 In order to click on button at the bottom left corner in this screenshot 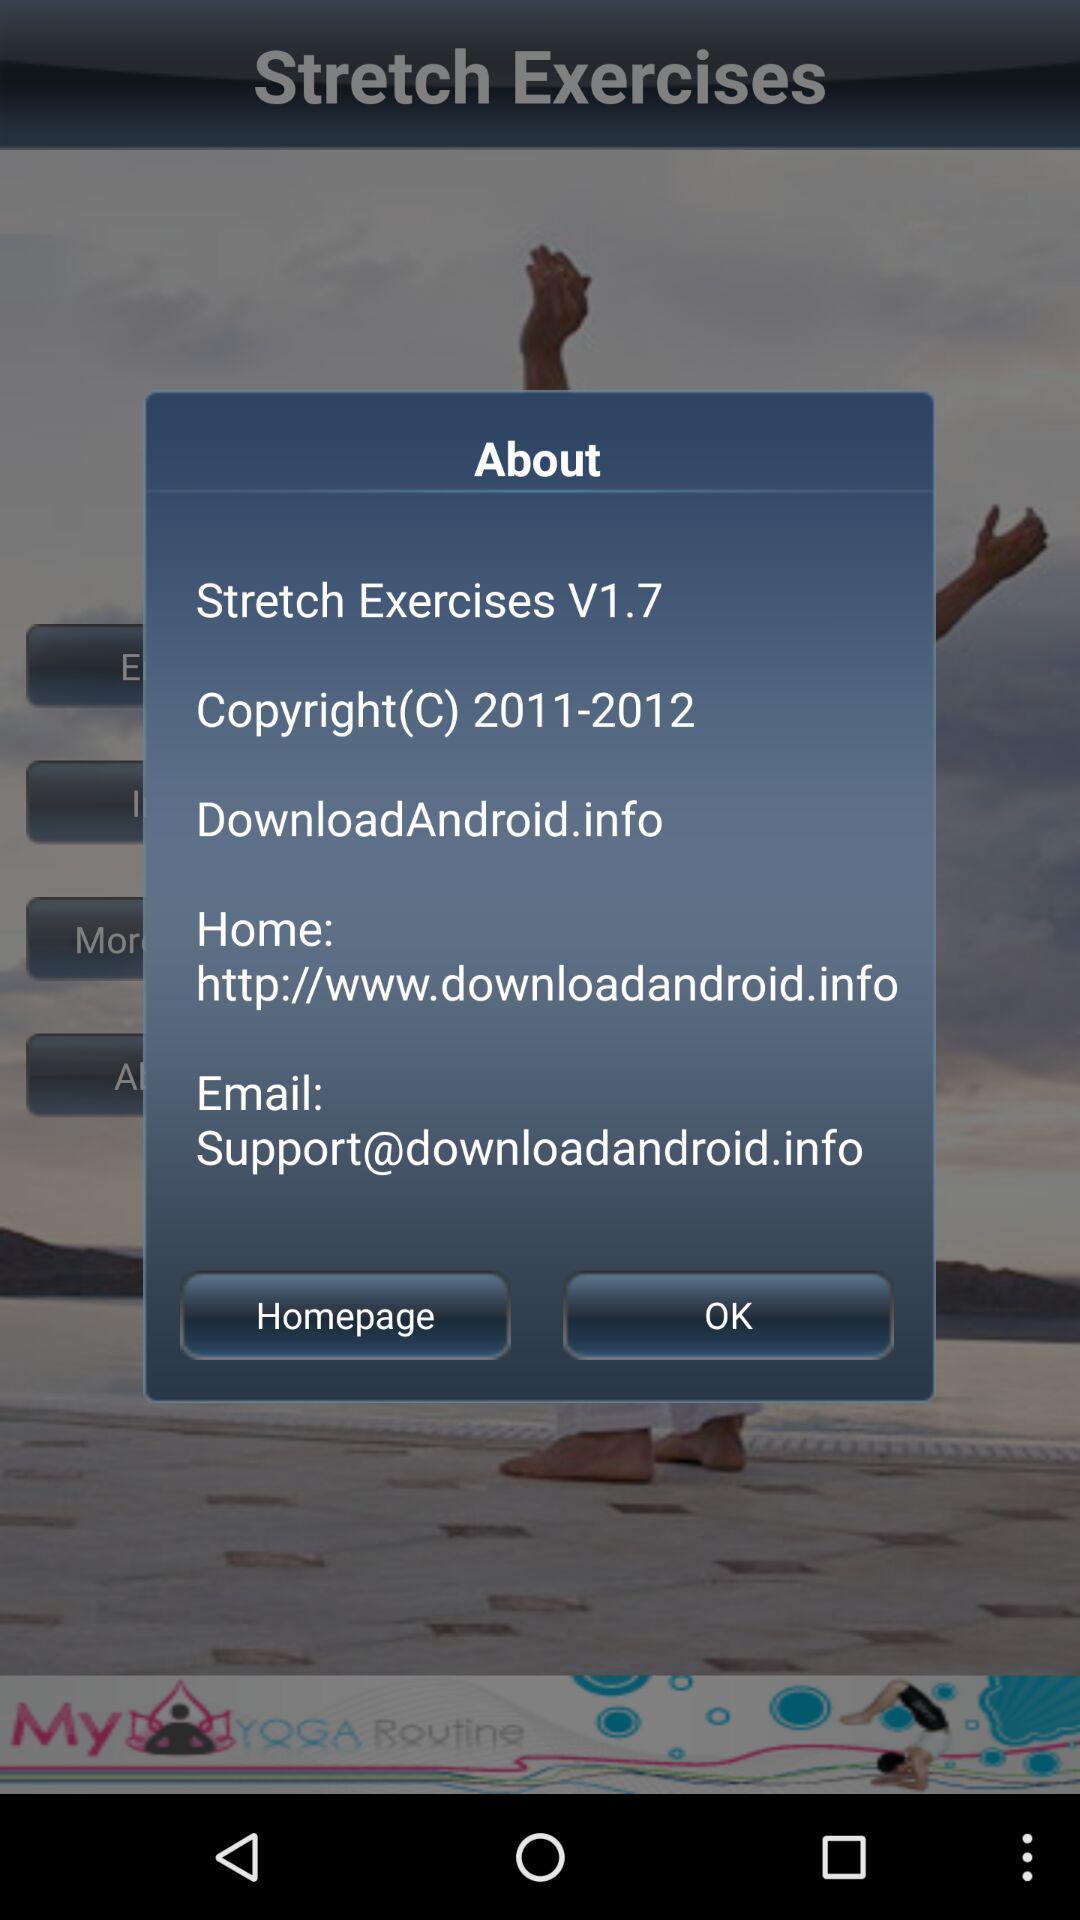, I will do `click(344, 1315)`.